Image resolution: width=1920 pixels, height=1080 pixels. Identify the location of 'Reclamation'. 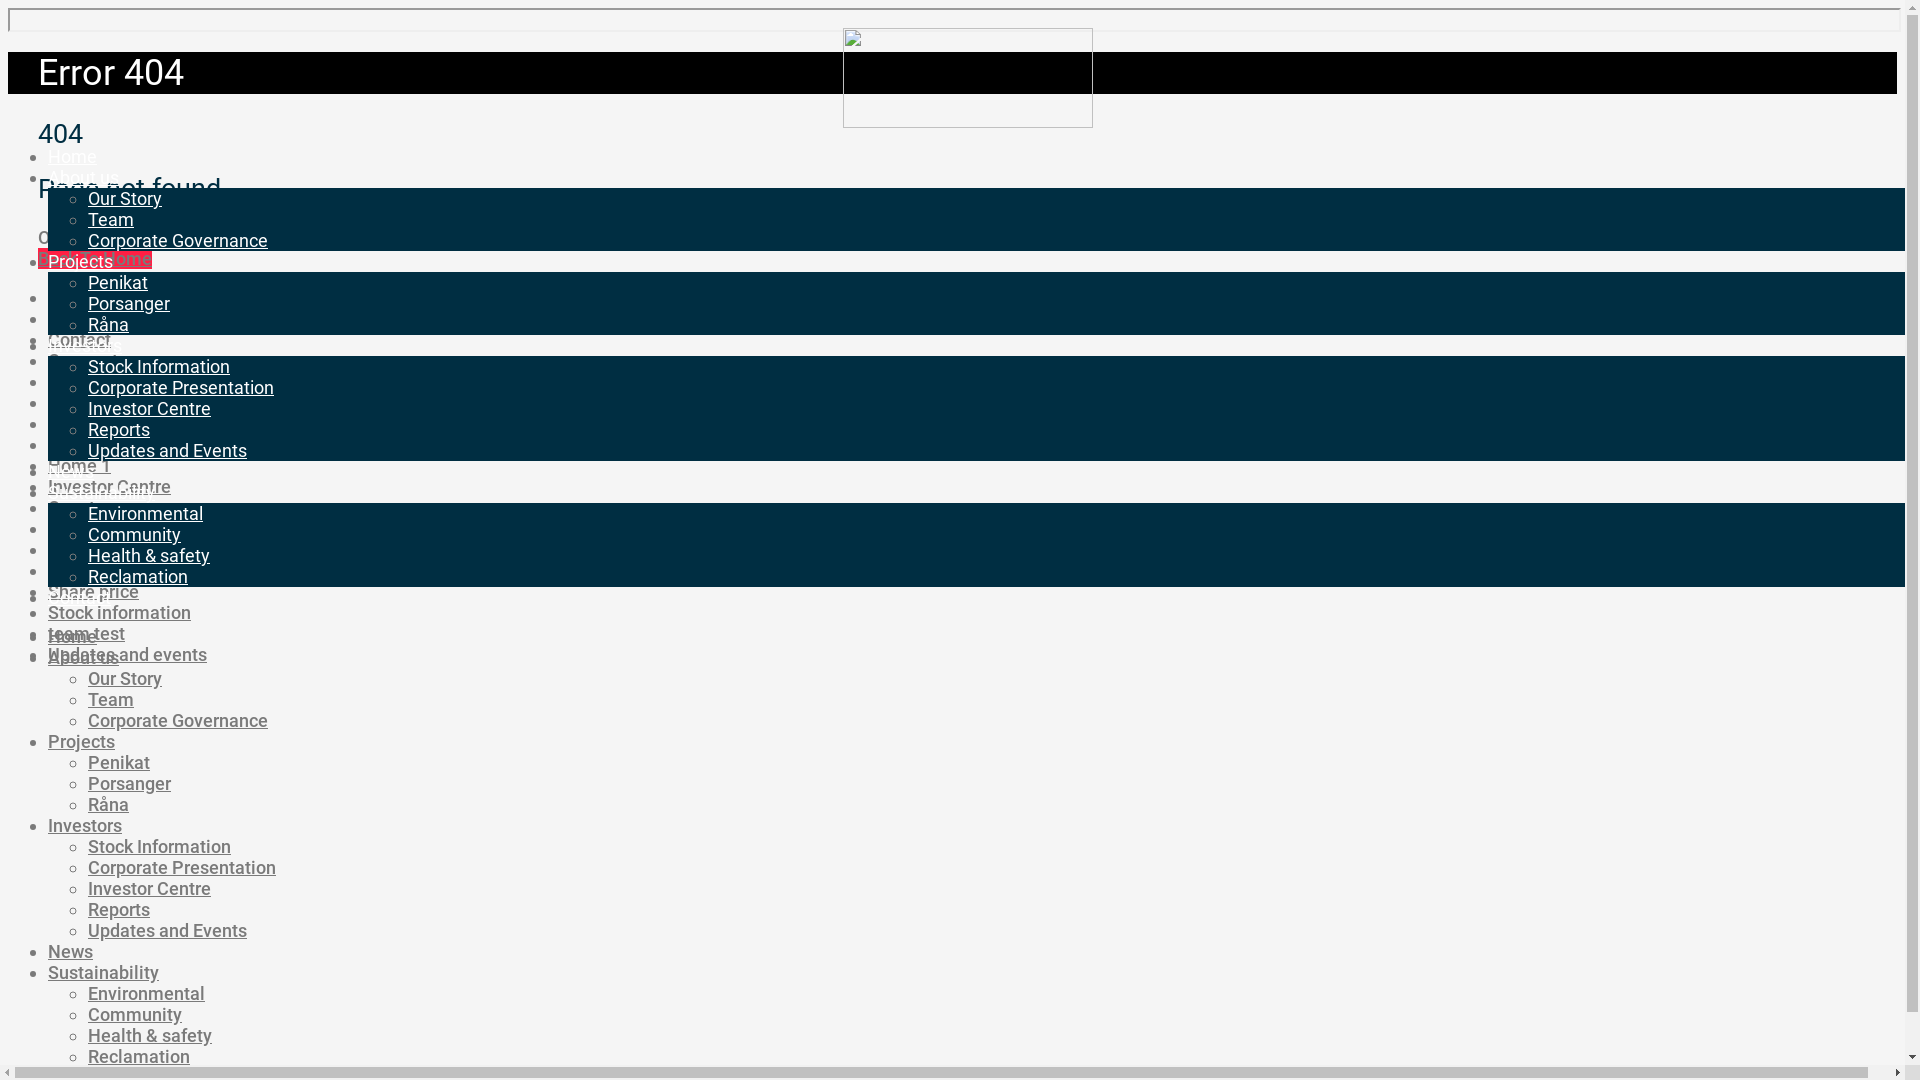
(138, 1055).